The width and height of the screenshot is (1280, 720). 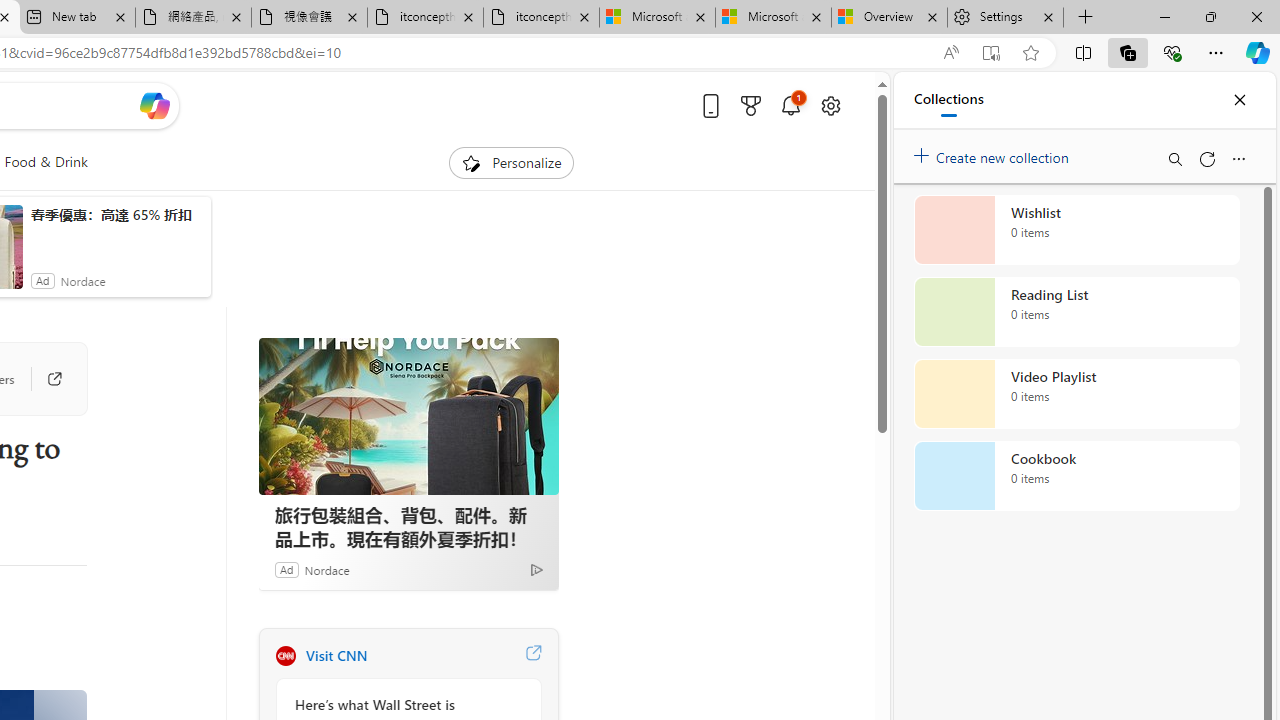 What do you see at coordinates (888, 17) in the screenshot?
I see `'Overview'` at bounding box center [888, 17].